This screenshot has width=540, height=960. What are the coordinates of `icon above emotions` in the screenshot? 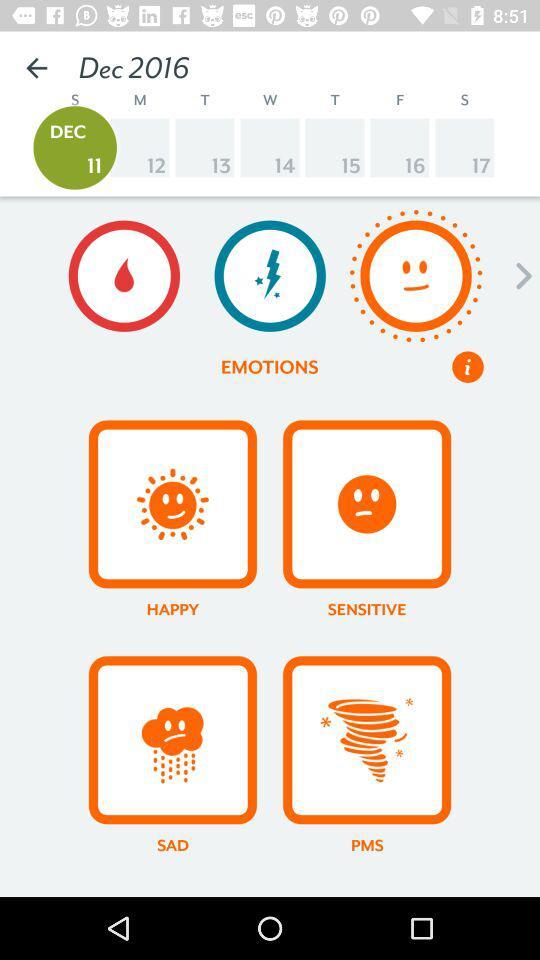 It's located at (270, 275).